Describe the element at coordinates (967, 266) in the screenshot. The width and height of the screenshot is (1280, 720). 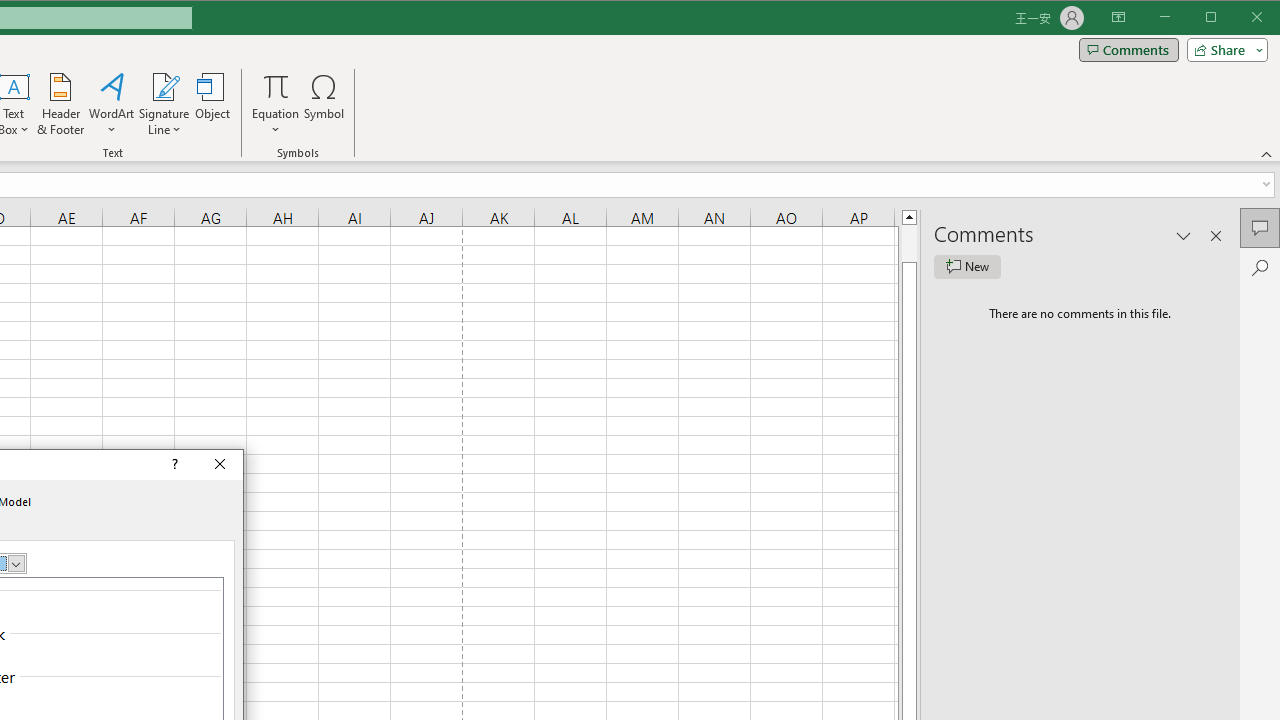
I see `'New comment'` at that location.